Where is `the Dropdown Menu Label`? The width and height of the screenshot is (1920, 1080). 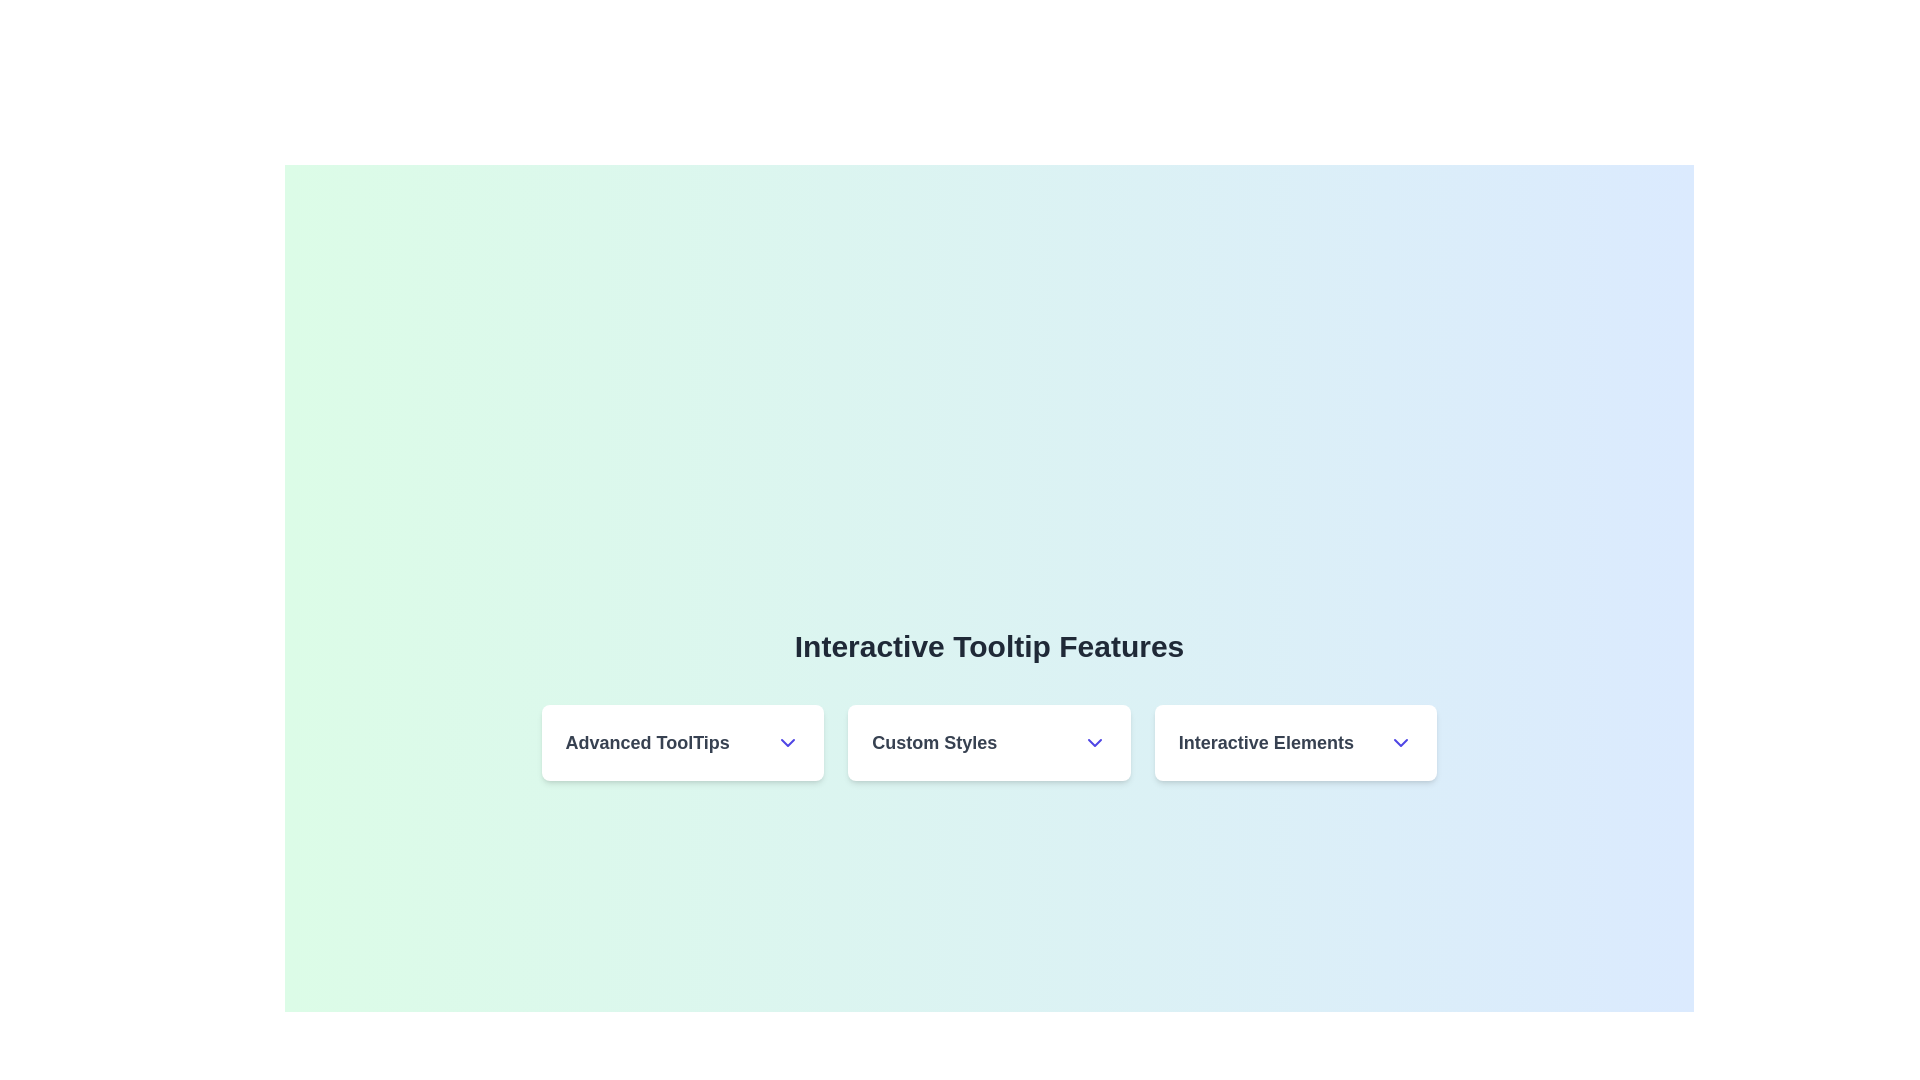 the Dropdown Menu Label is located at coordinates (1296, 743).